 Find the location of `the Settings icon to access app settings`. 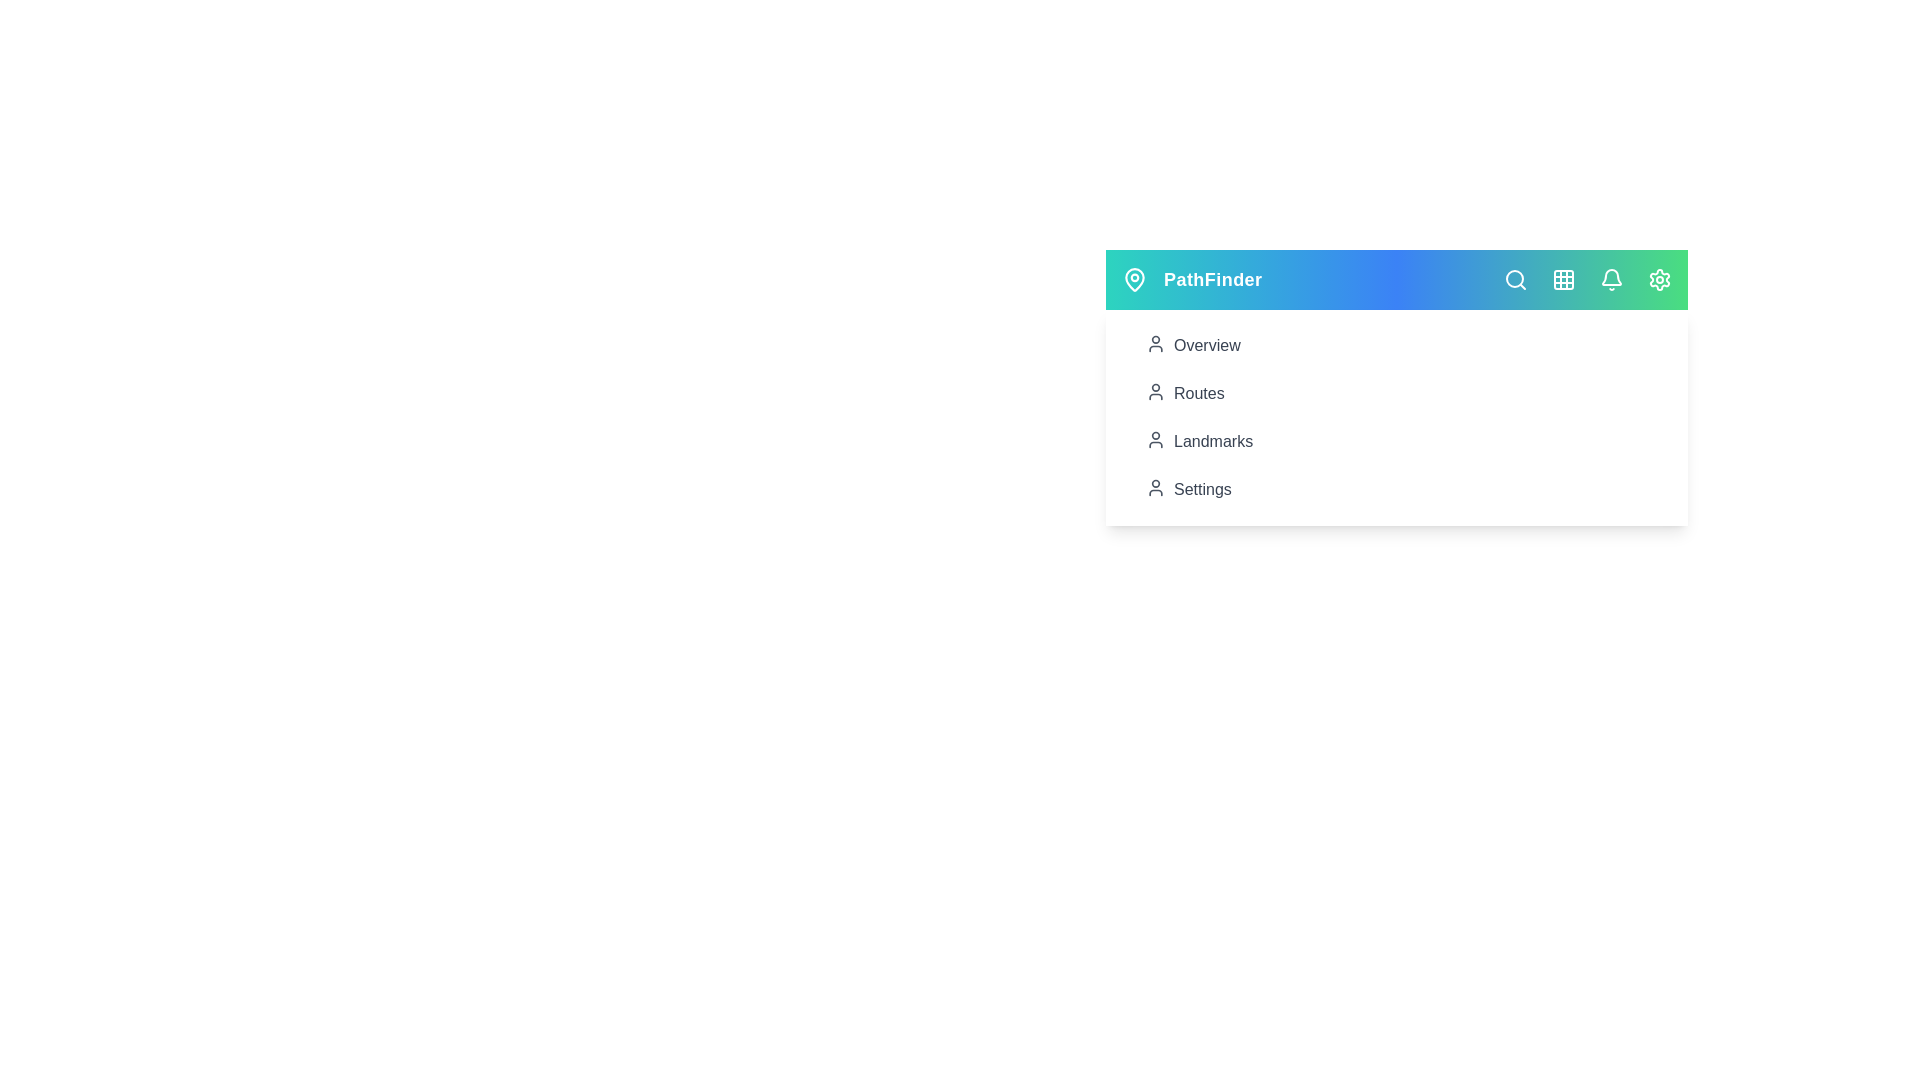

the Settings icon to access app settings is located at coordinates (1660, 280).